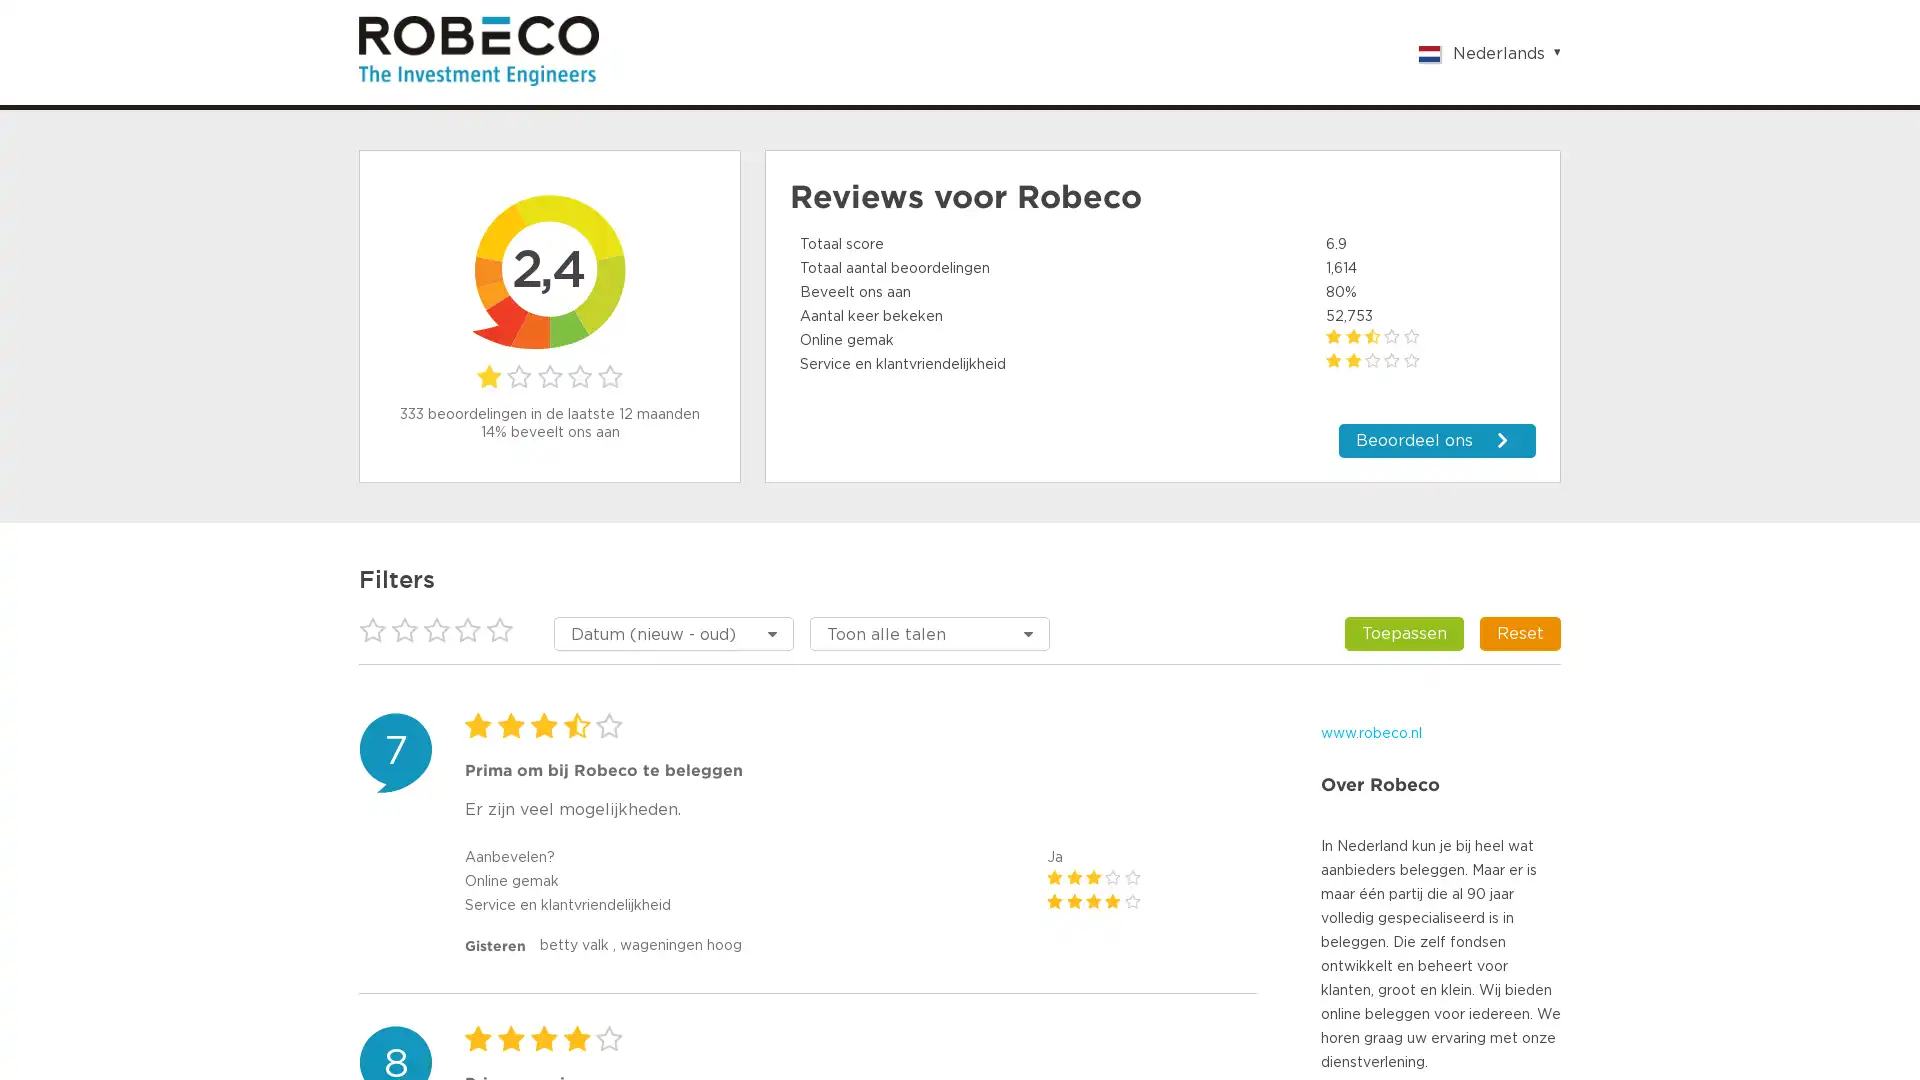  I want to click on Reset, so click(1520, 633).